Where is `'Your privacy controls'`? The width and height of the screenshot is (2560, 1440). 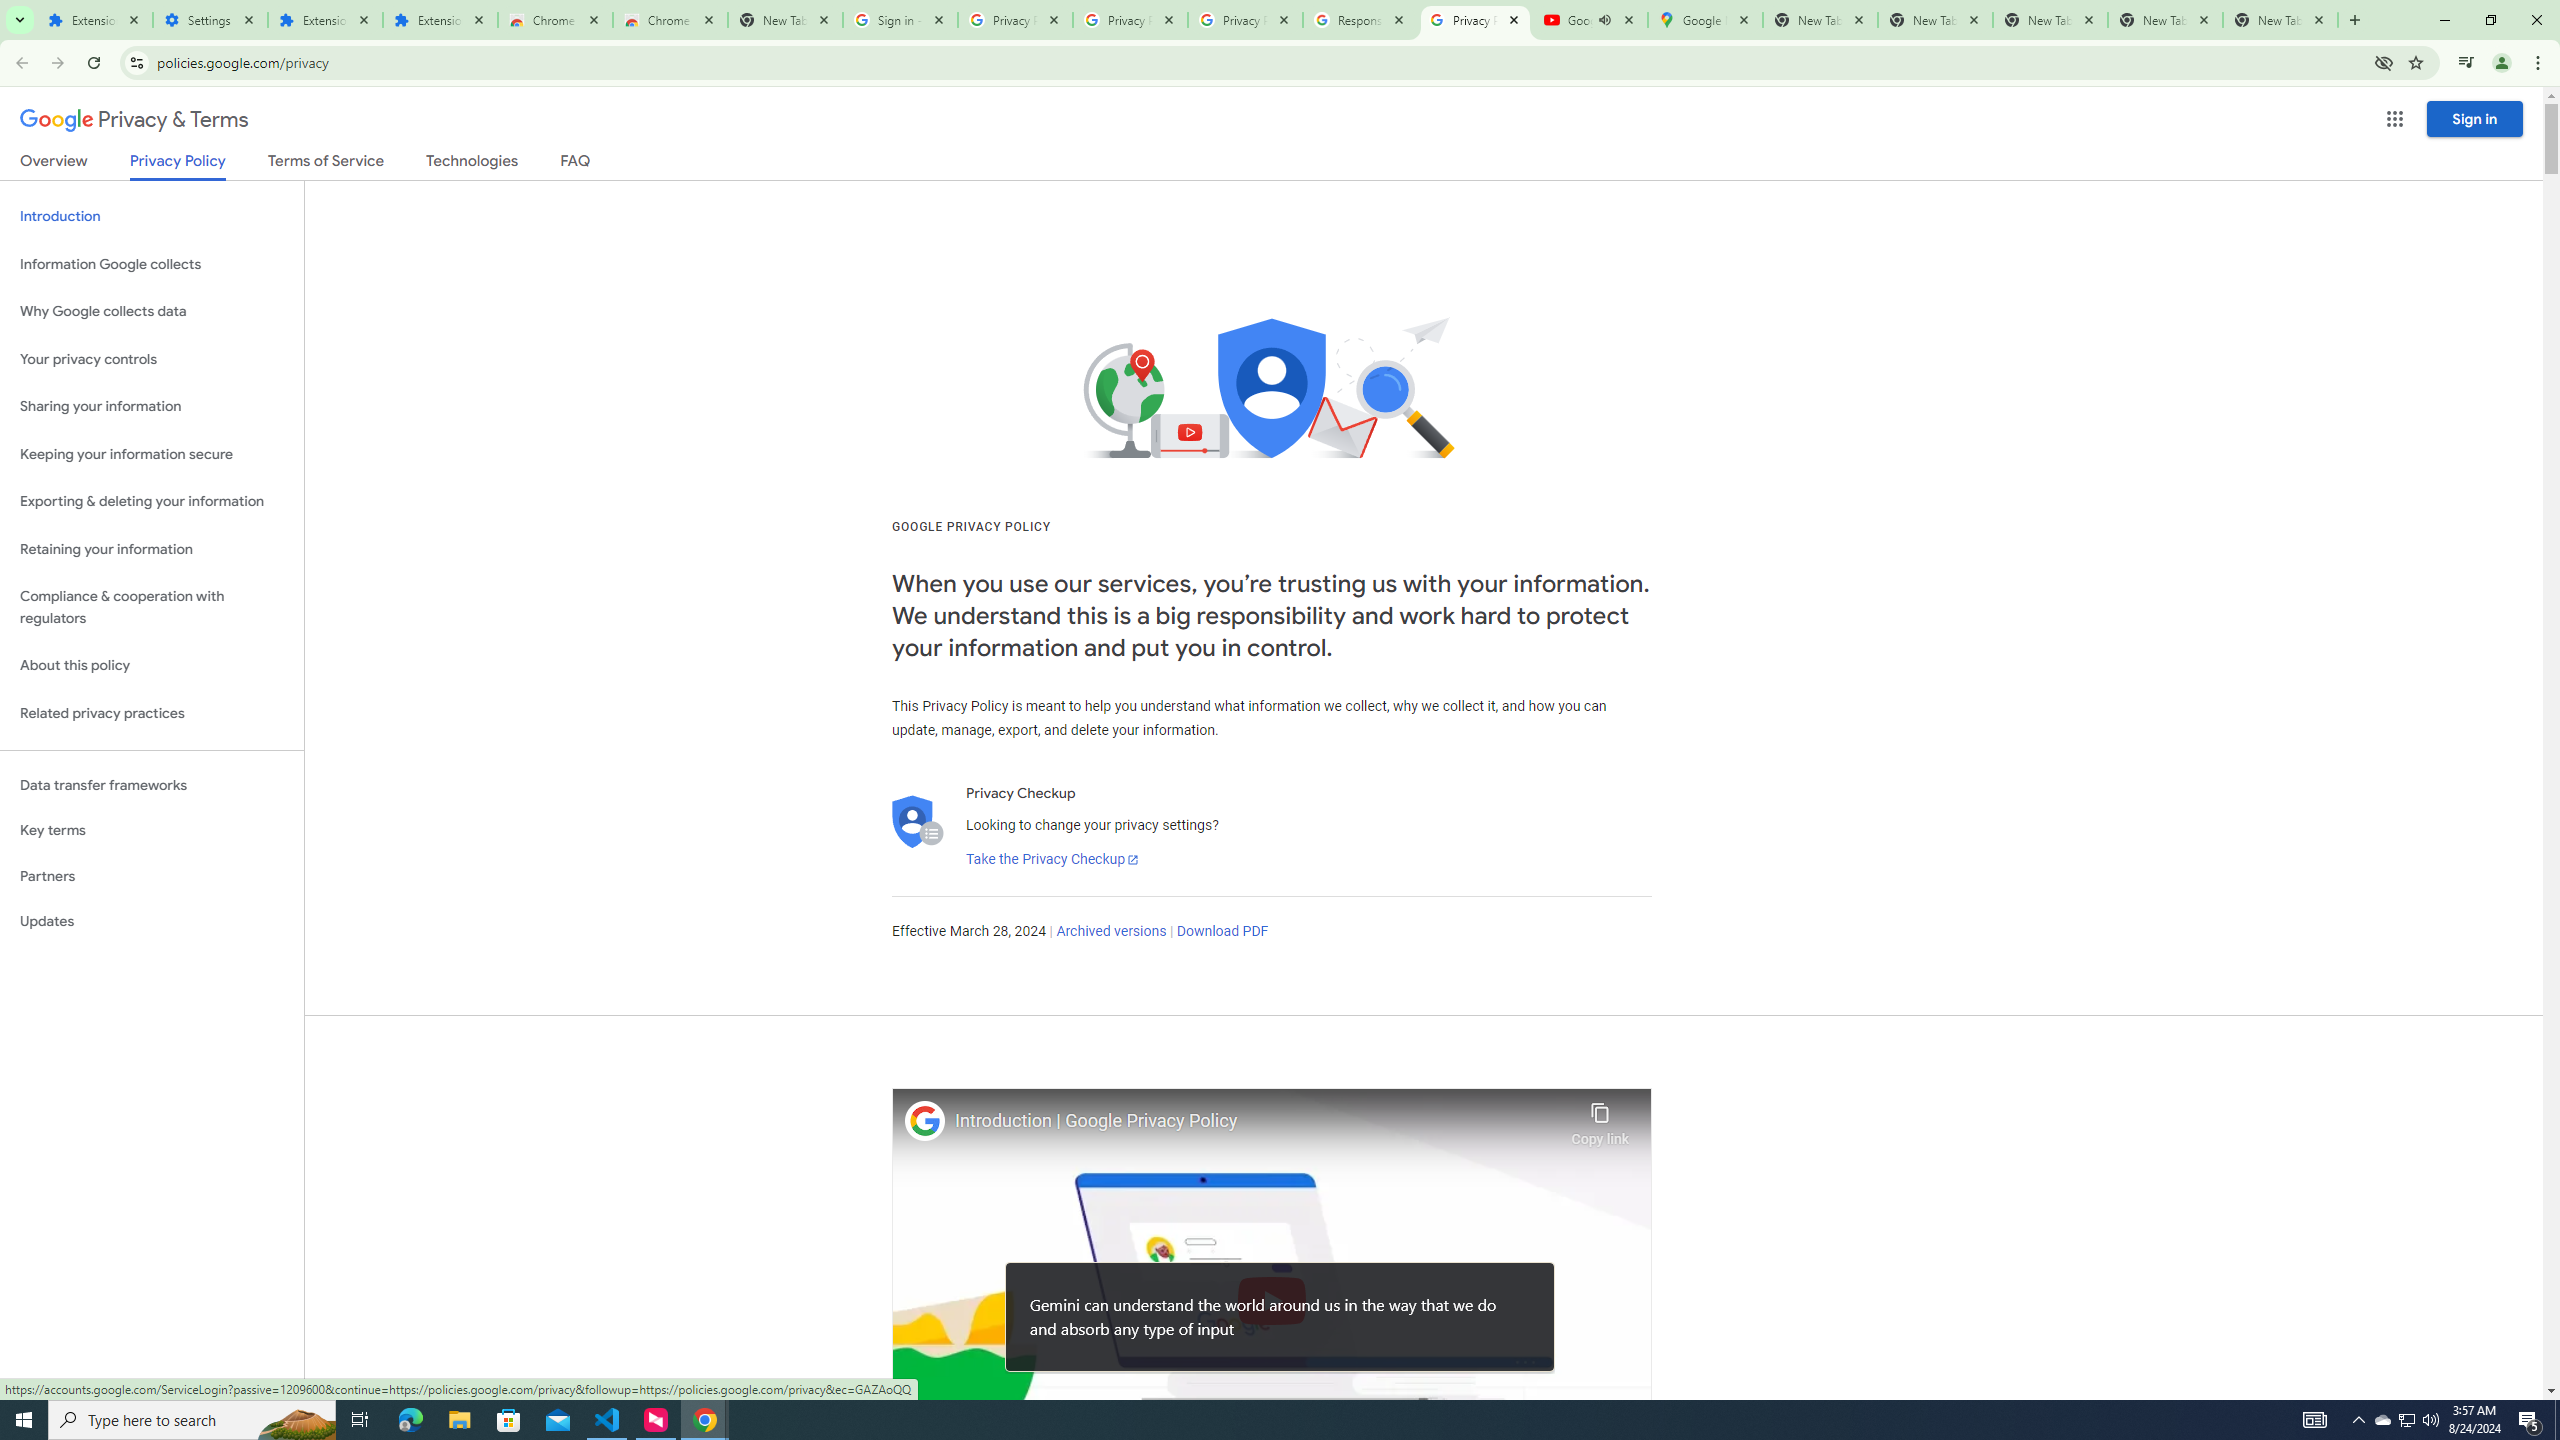
'Your privacy controls' is located at coordinates (151, 360).